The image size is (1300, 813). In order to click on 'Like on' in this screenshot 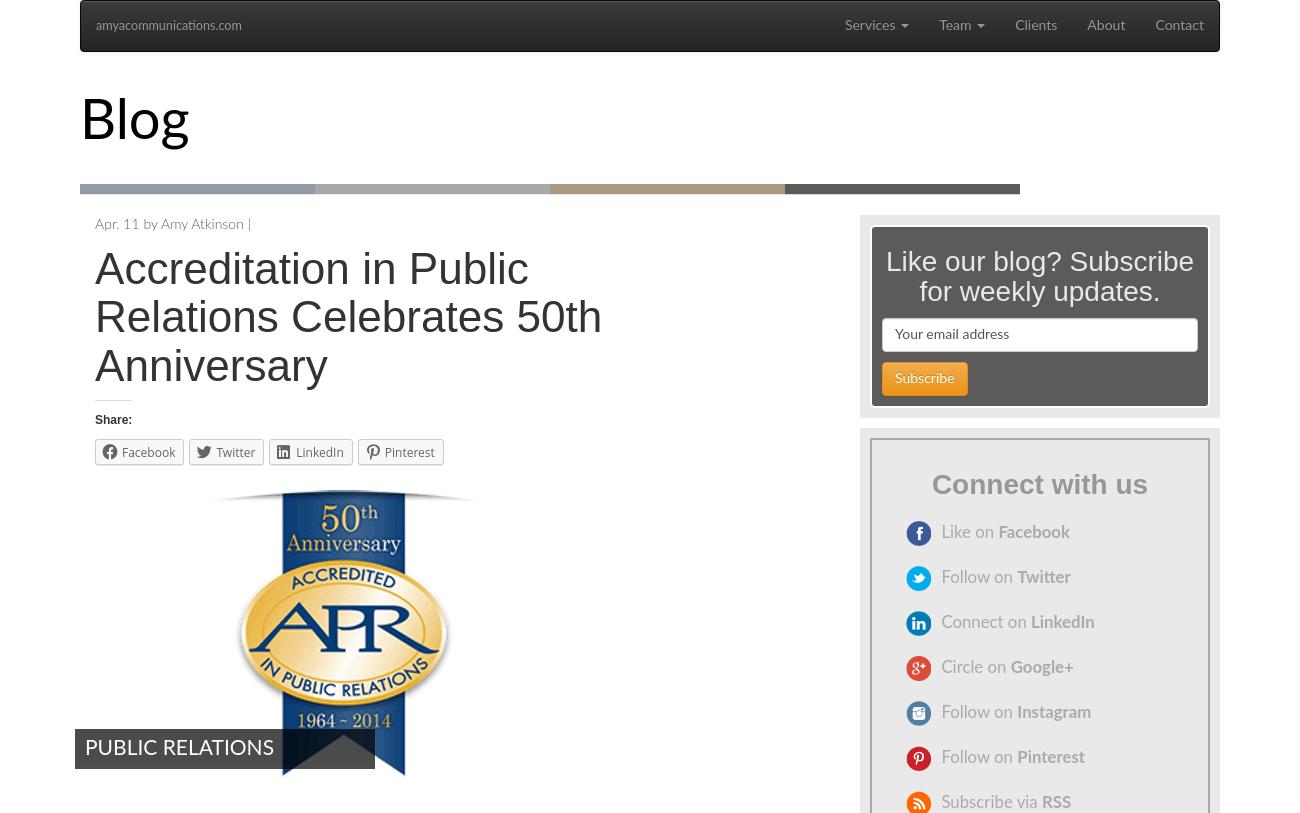, I will do `click(940, 532)`.